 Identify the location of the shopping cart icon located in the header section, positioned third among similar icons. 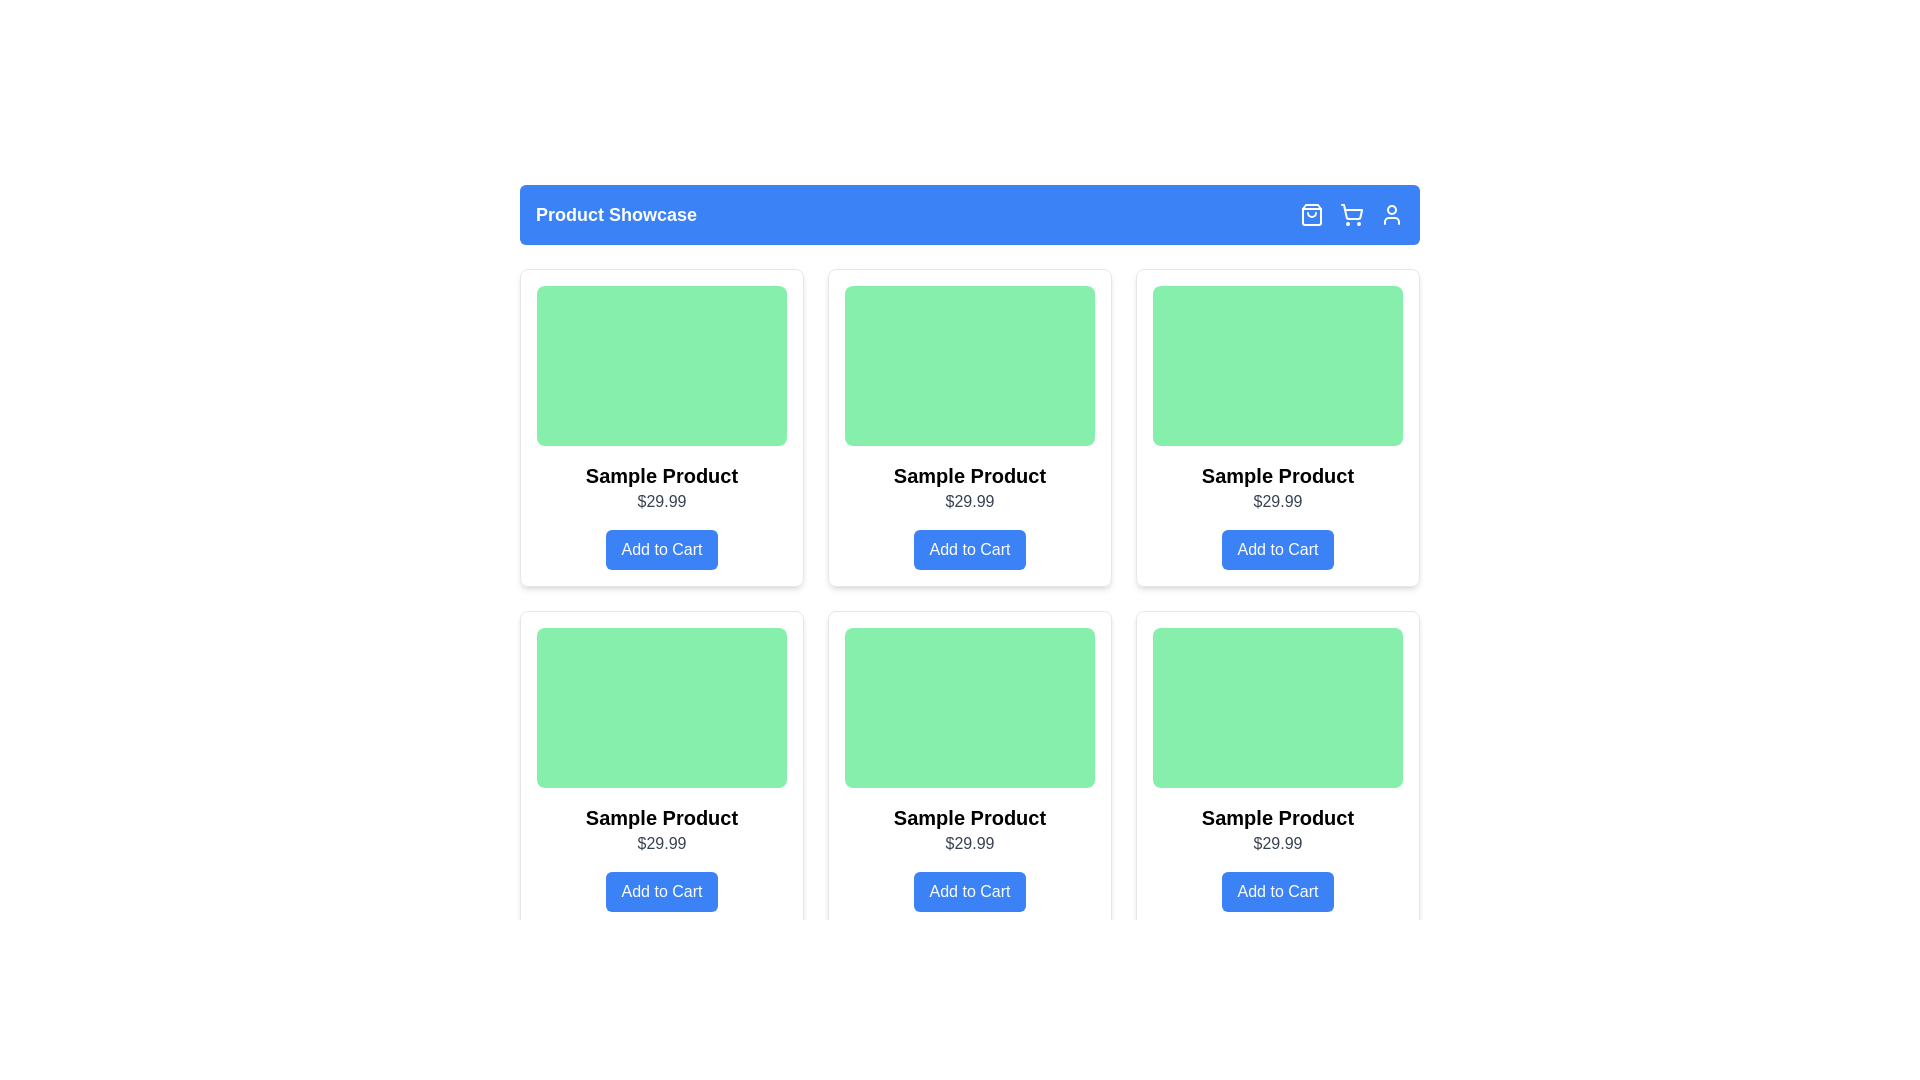
(1352, 215).